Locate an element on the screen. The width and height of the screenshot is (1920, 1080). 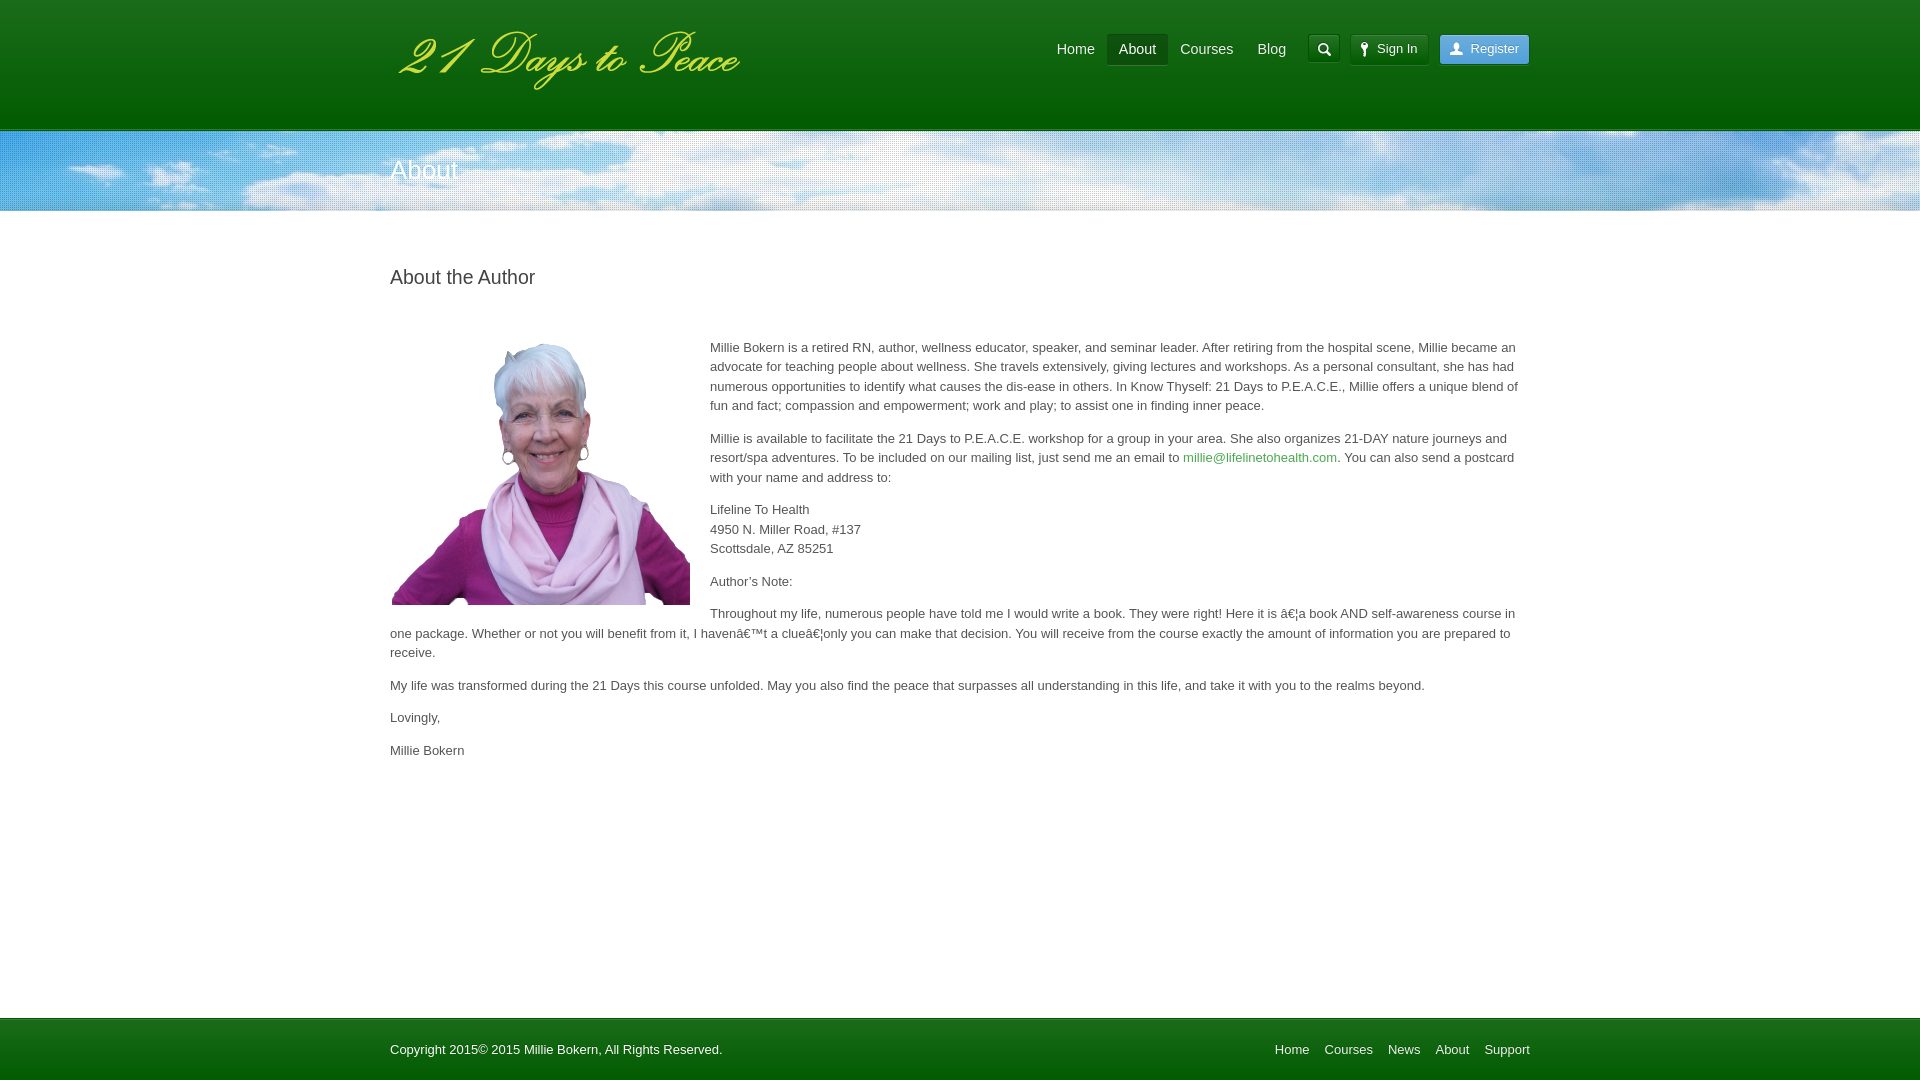
'millie@lifelinetohealth.com' is located at coordinates (1258, 457).